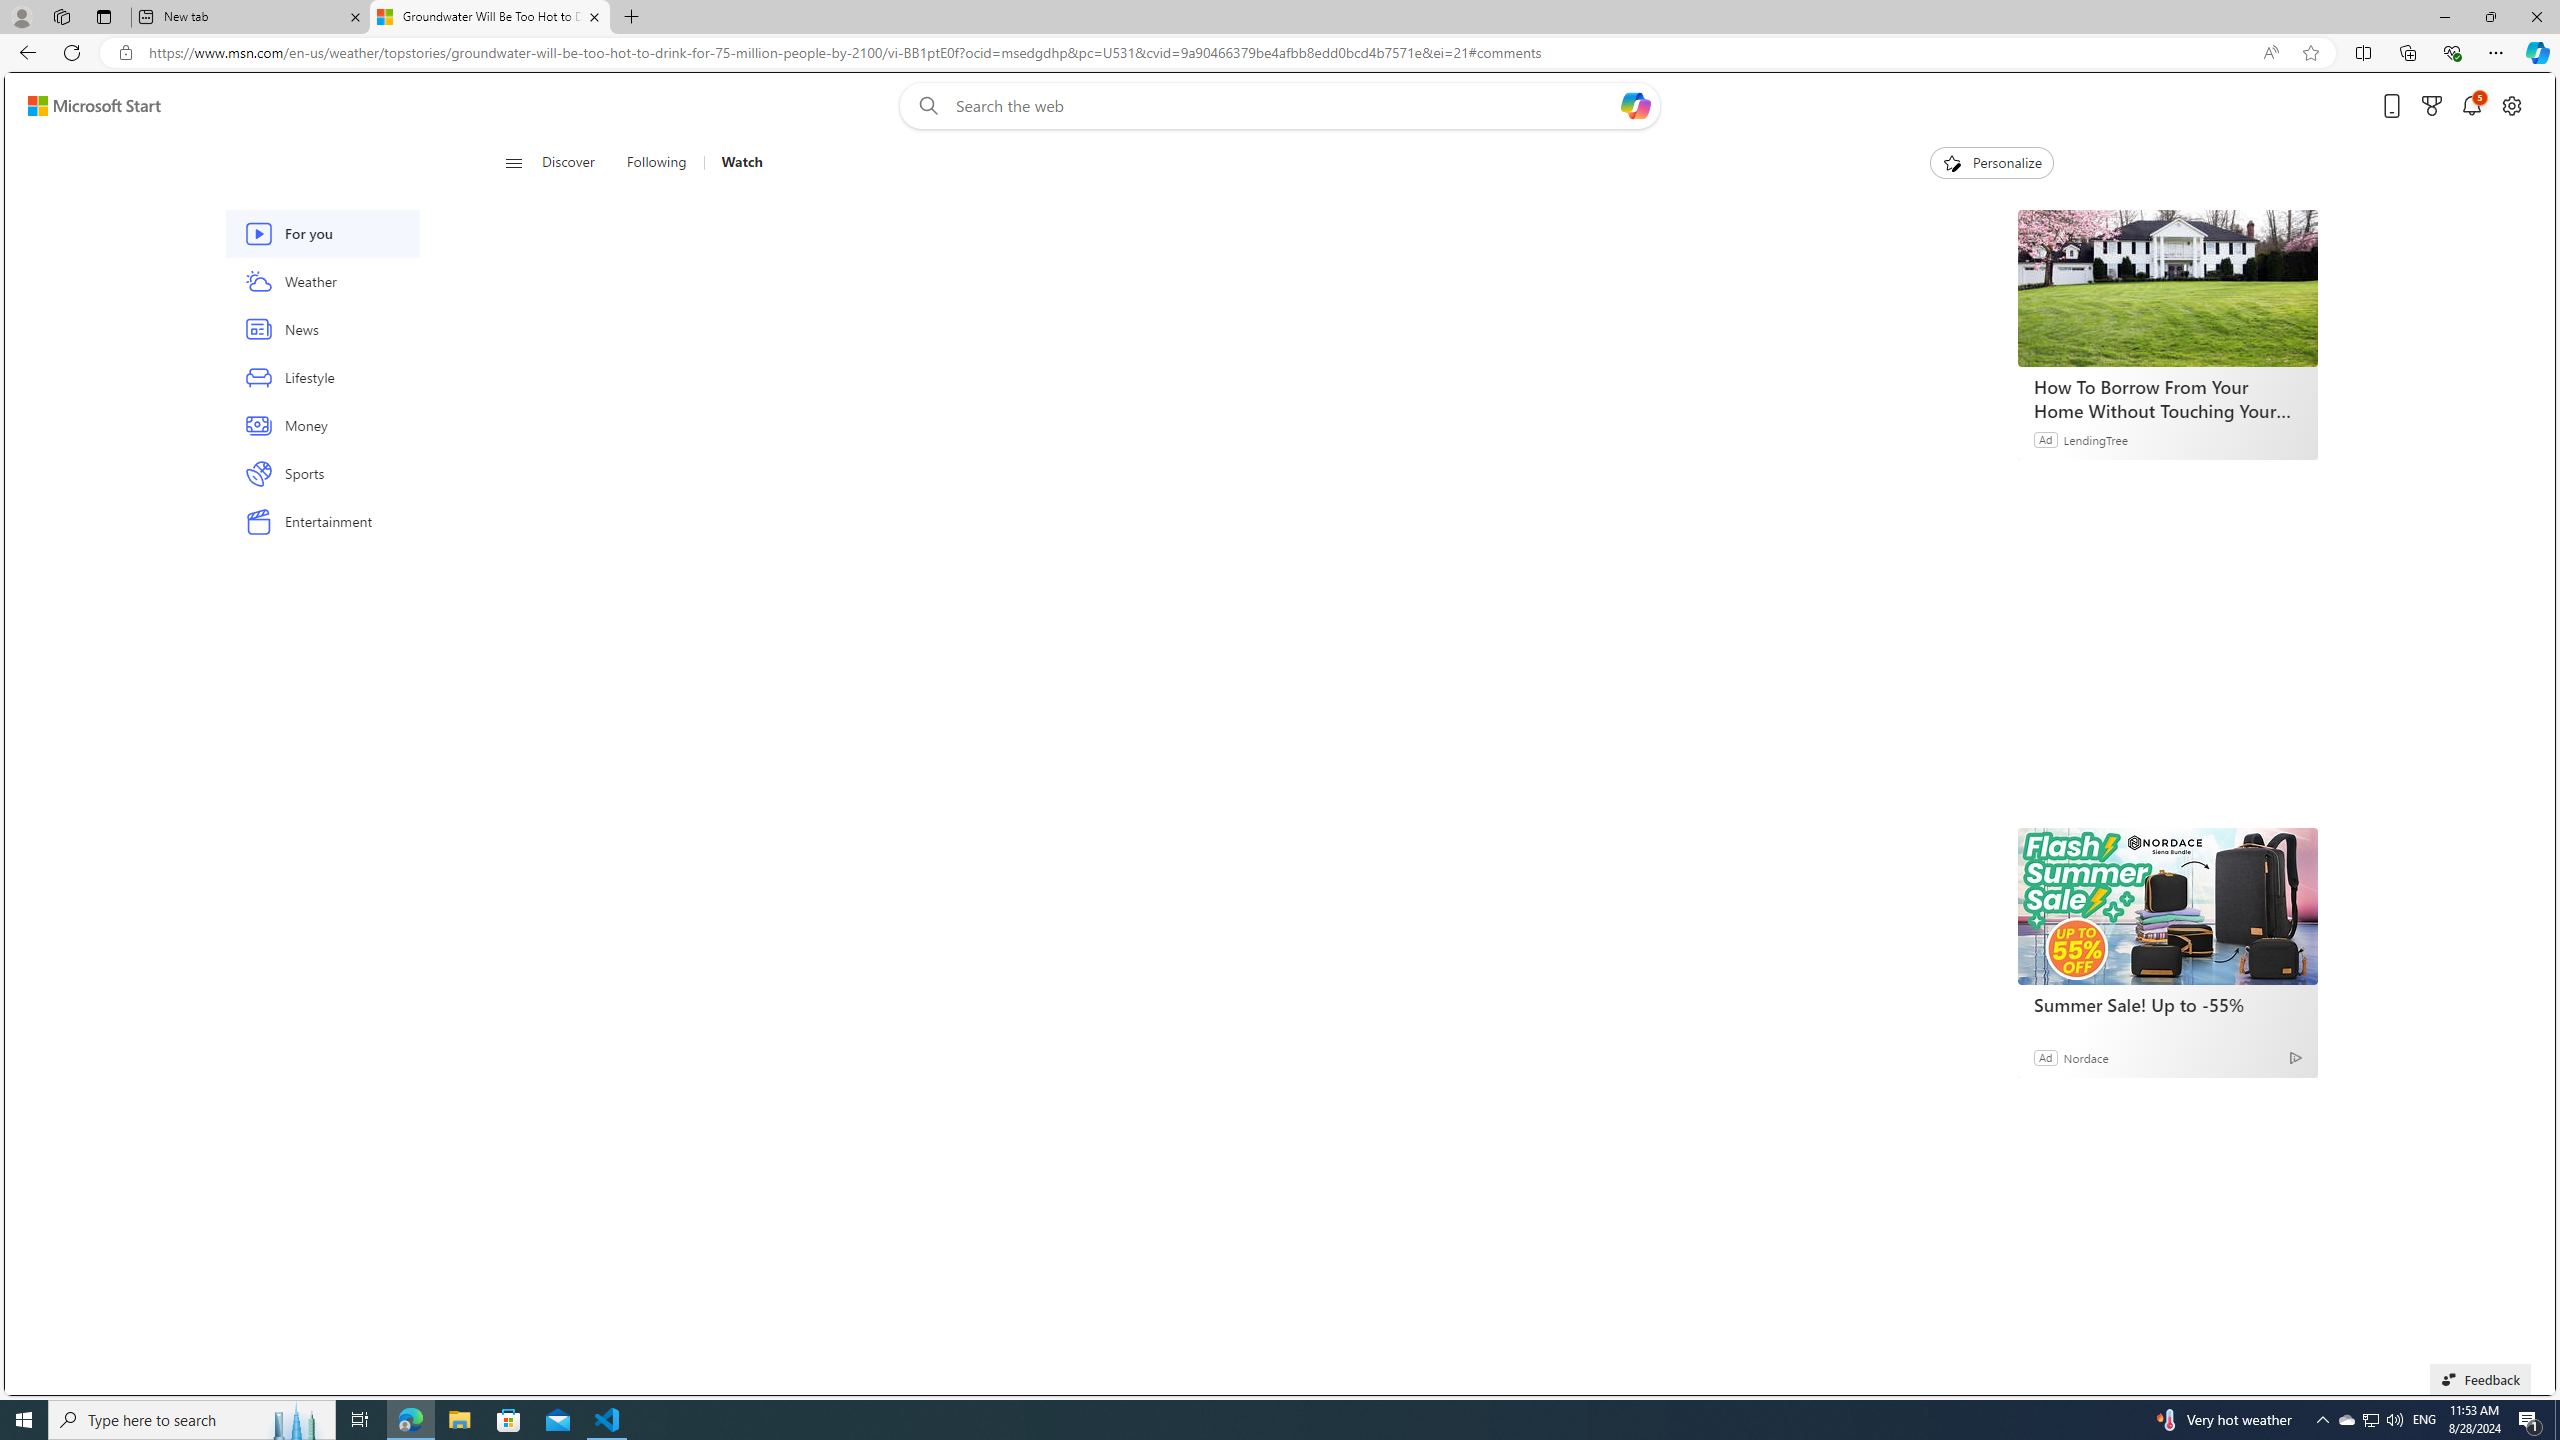  Describe the element at coordinates (1990, 162) in the screenshot. I see `'Personalize'` at that location.